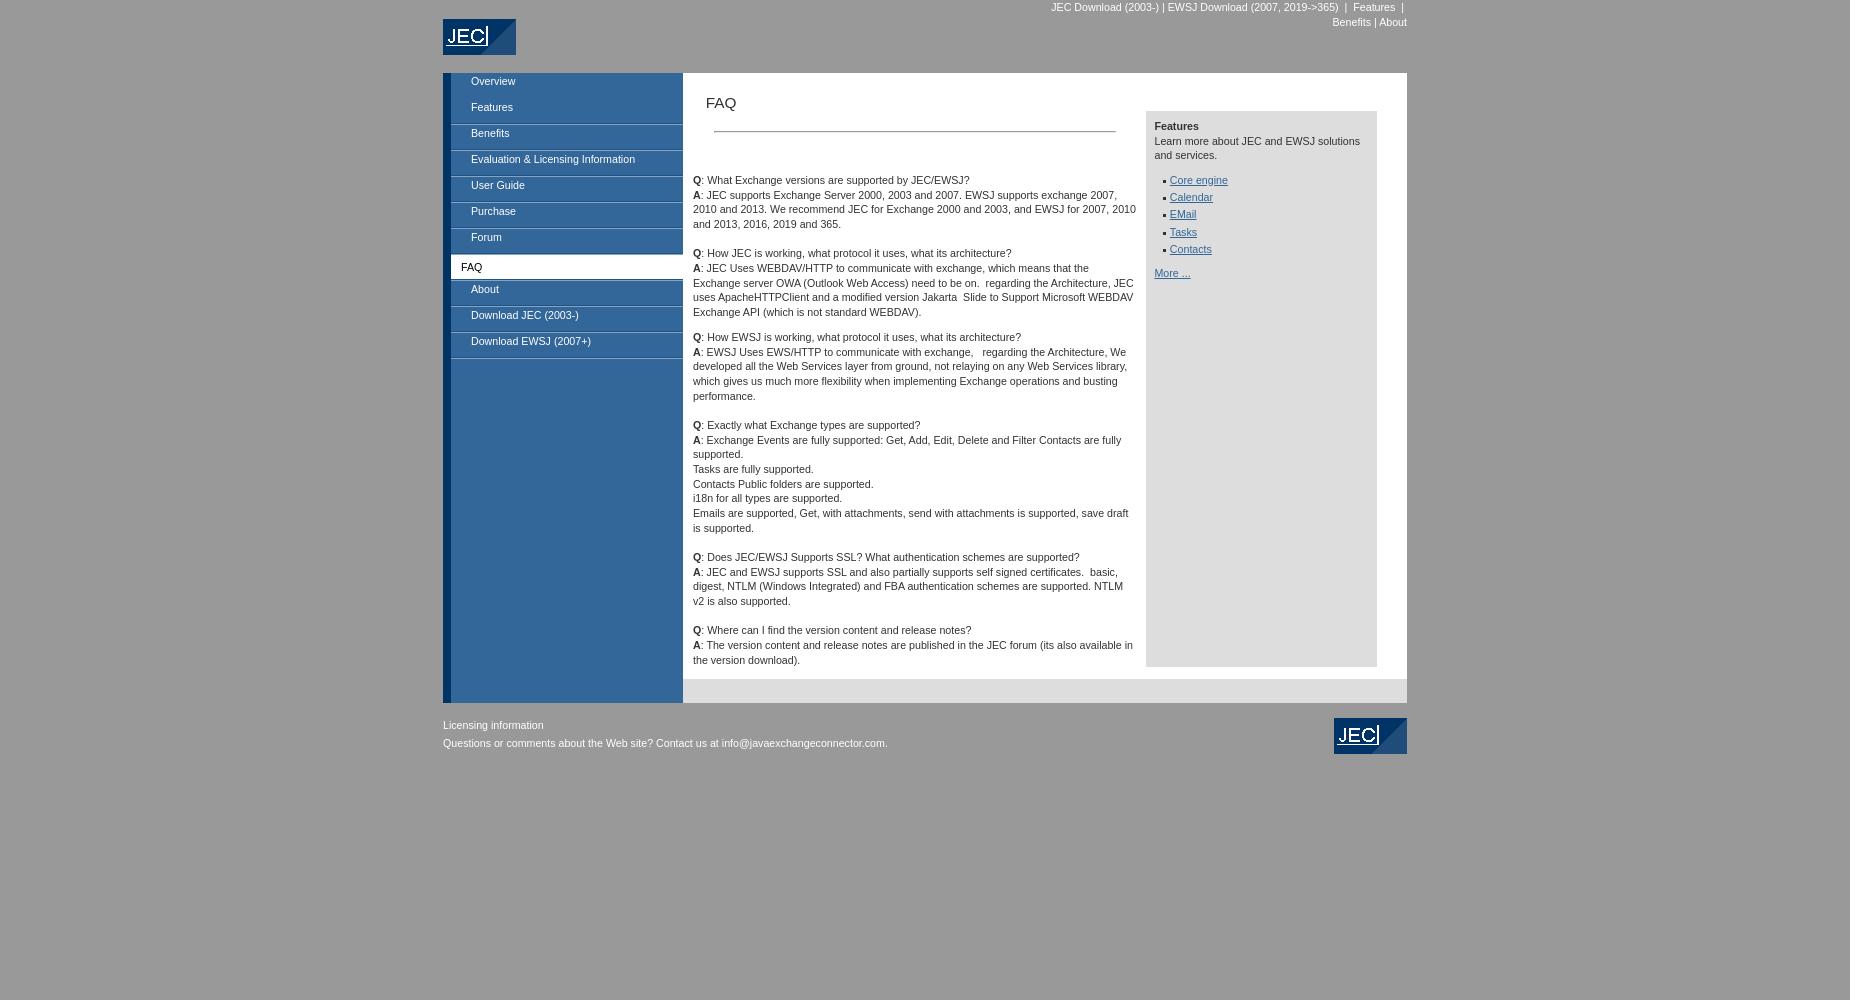  Describe the element at coordinates (524, 314) in the screenshot. I see `'Download JEC (2003-)'` at that location.